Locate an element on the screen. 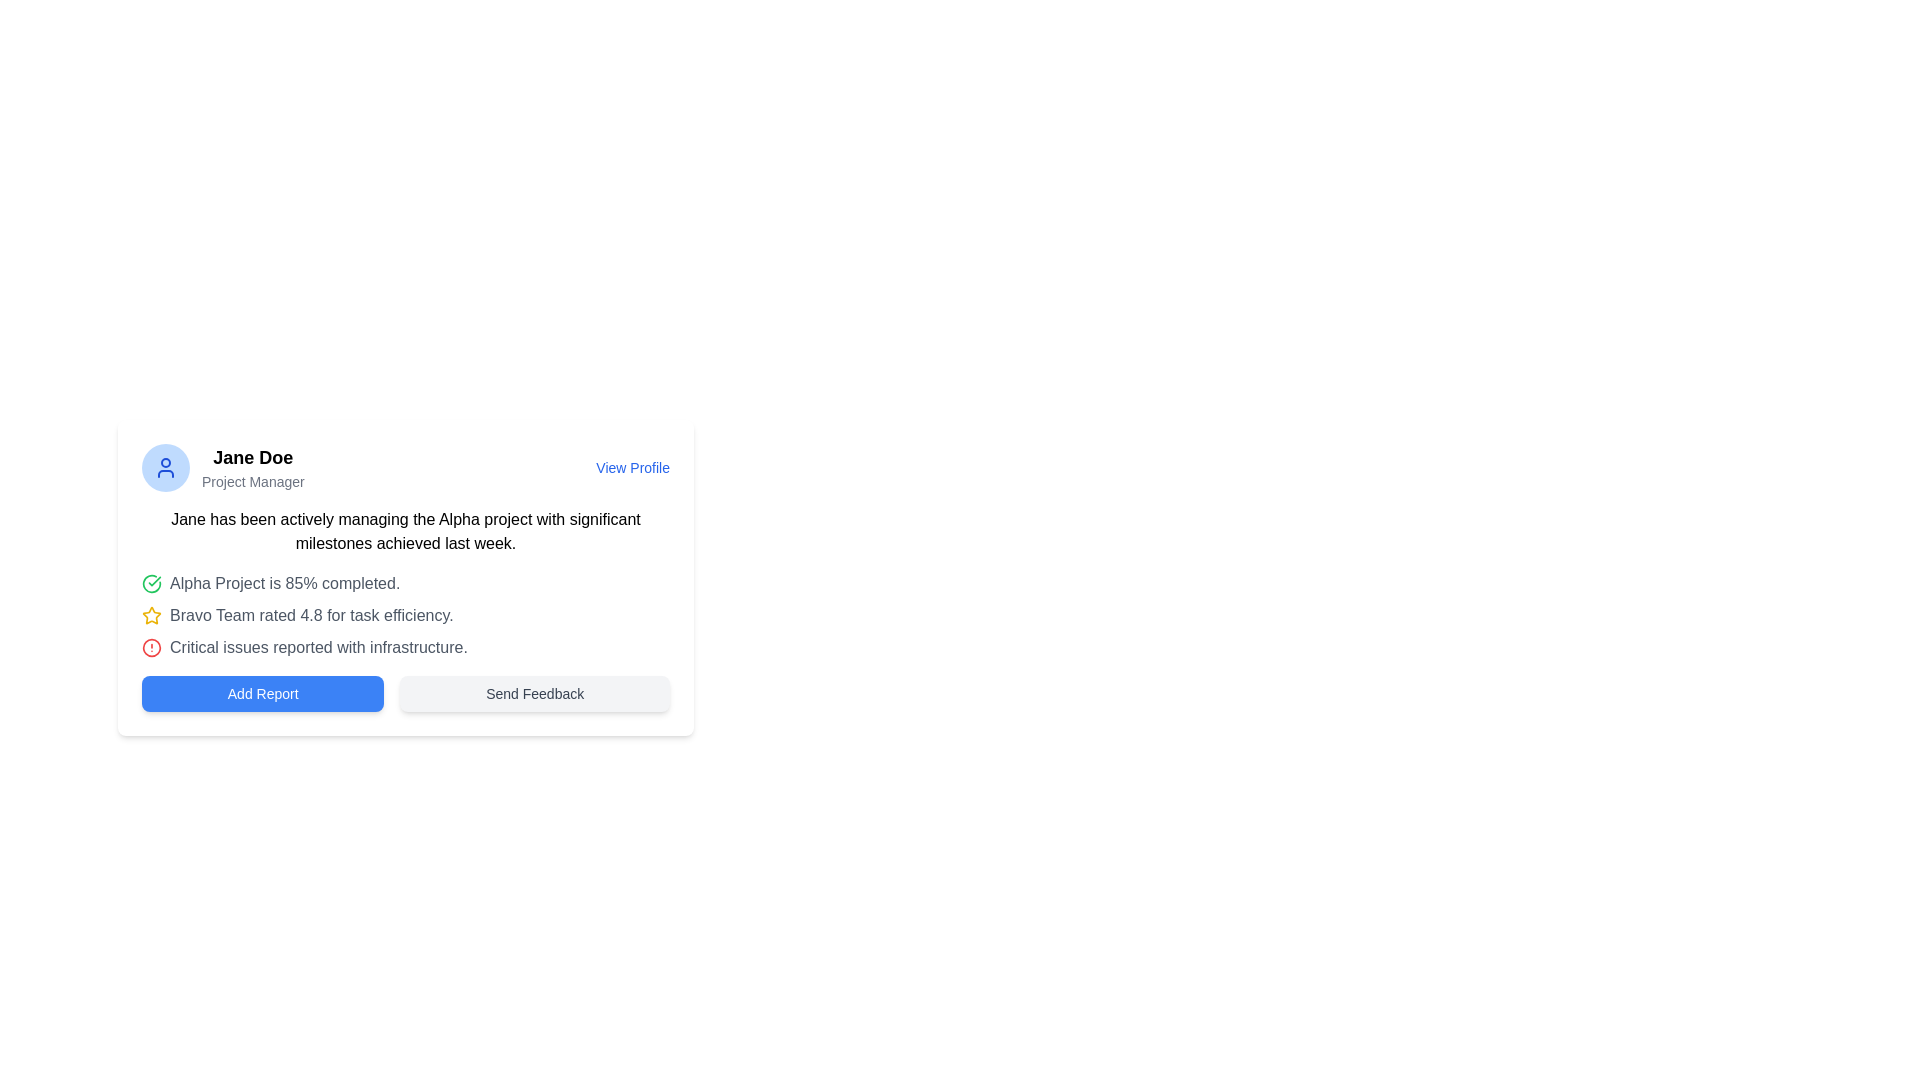  the inner circular layer of the three-layered warning icon located next to the text 'Critical issues reported with infrastructure' is located at coordinates (151, 648).